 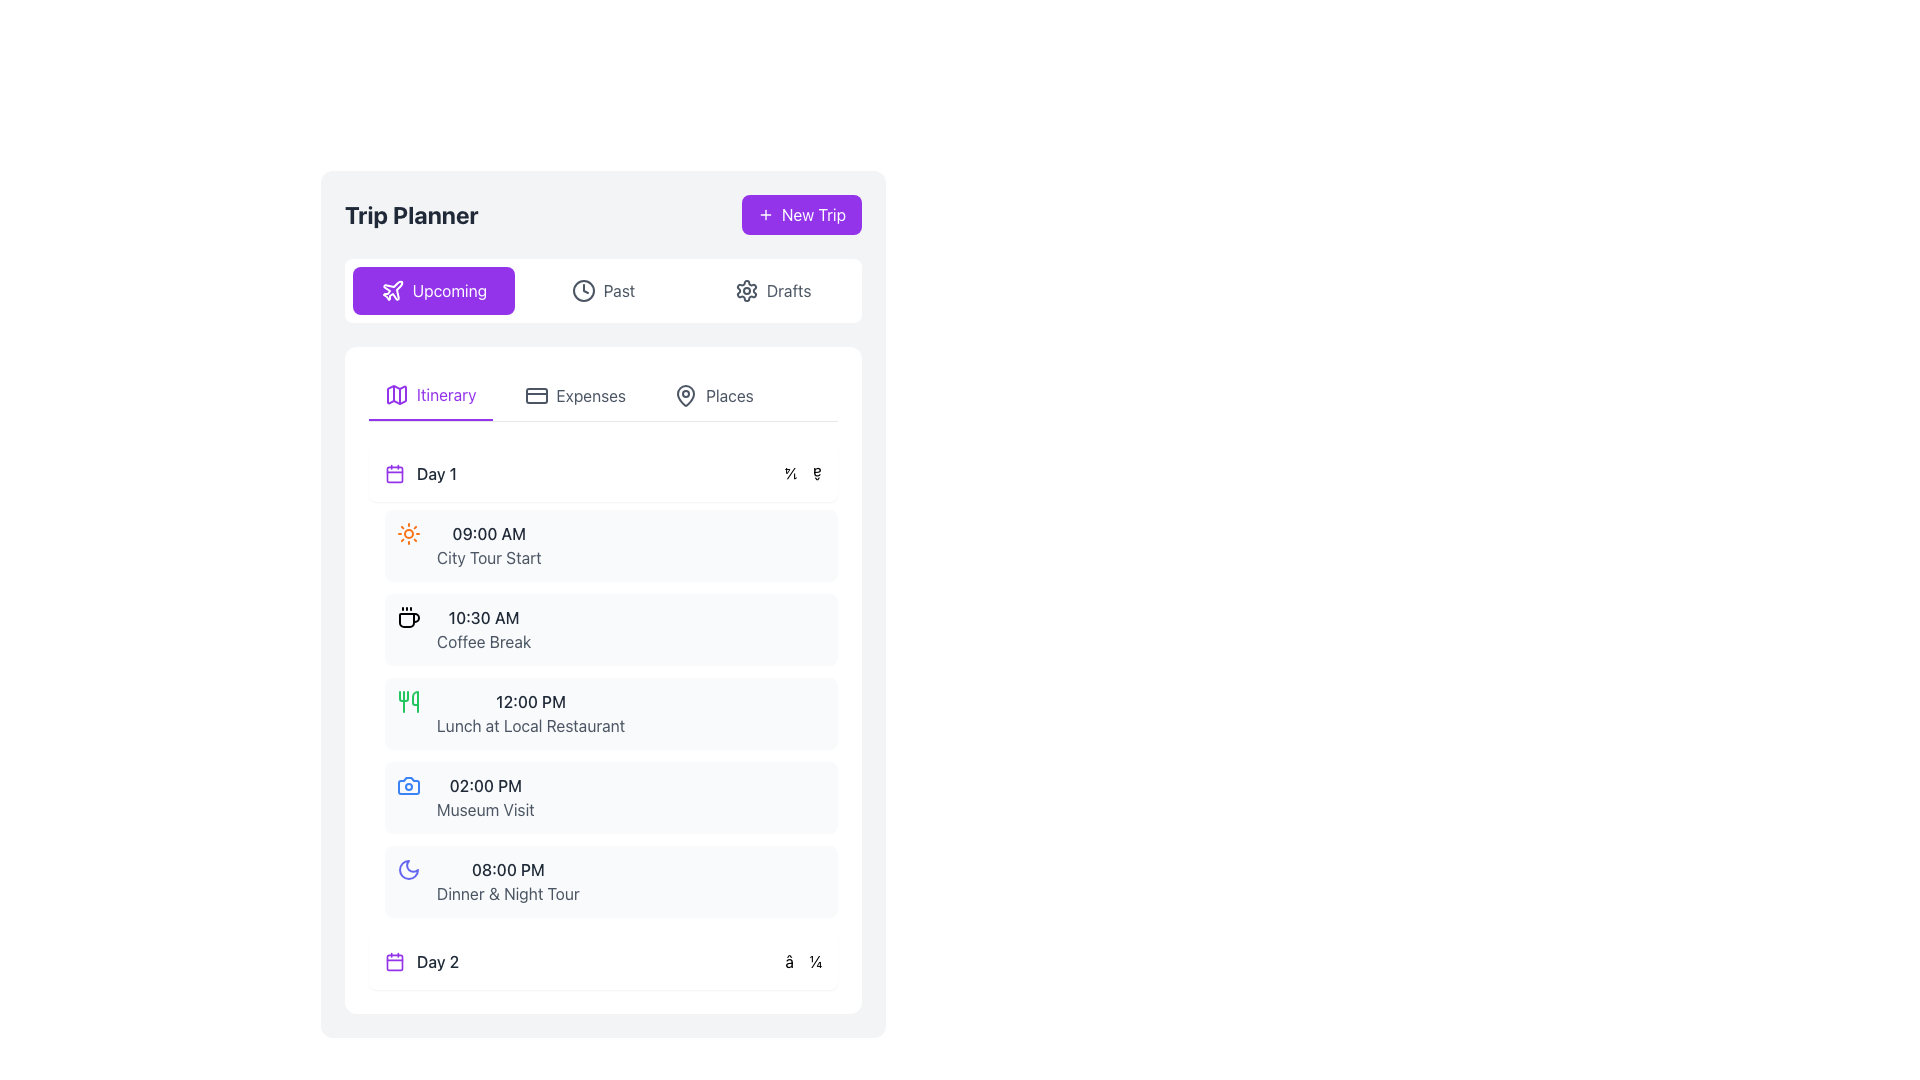 What do you see at coordinates (582, 290) in the screenshot?
I see `the clock icon located within the 'Past' button in the header section of the interface, positioned to the left of the text 'Past'` at bounding box center [582, 290].